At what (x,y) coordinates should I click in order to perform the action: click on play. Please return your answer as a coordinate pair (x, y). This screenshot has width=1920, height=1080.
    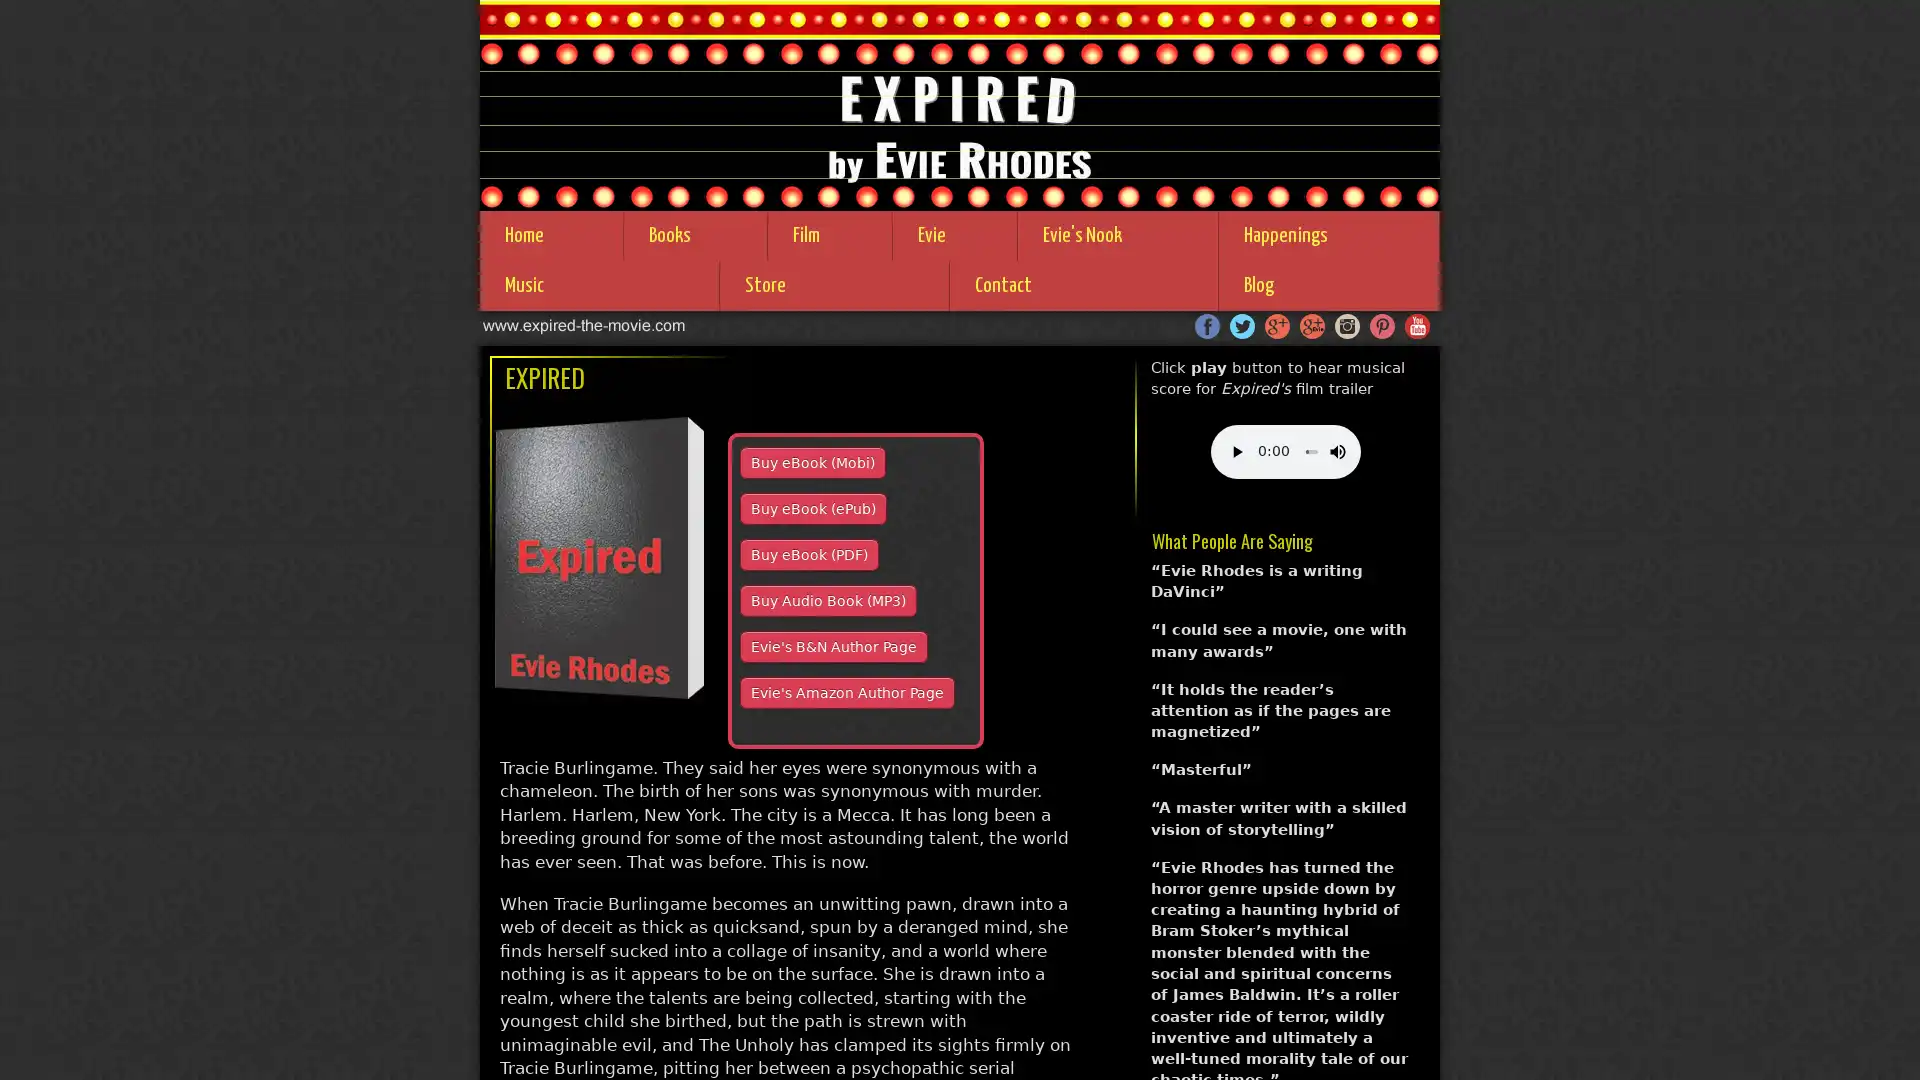
    Looking at the image, I should click on (1235, 451).